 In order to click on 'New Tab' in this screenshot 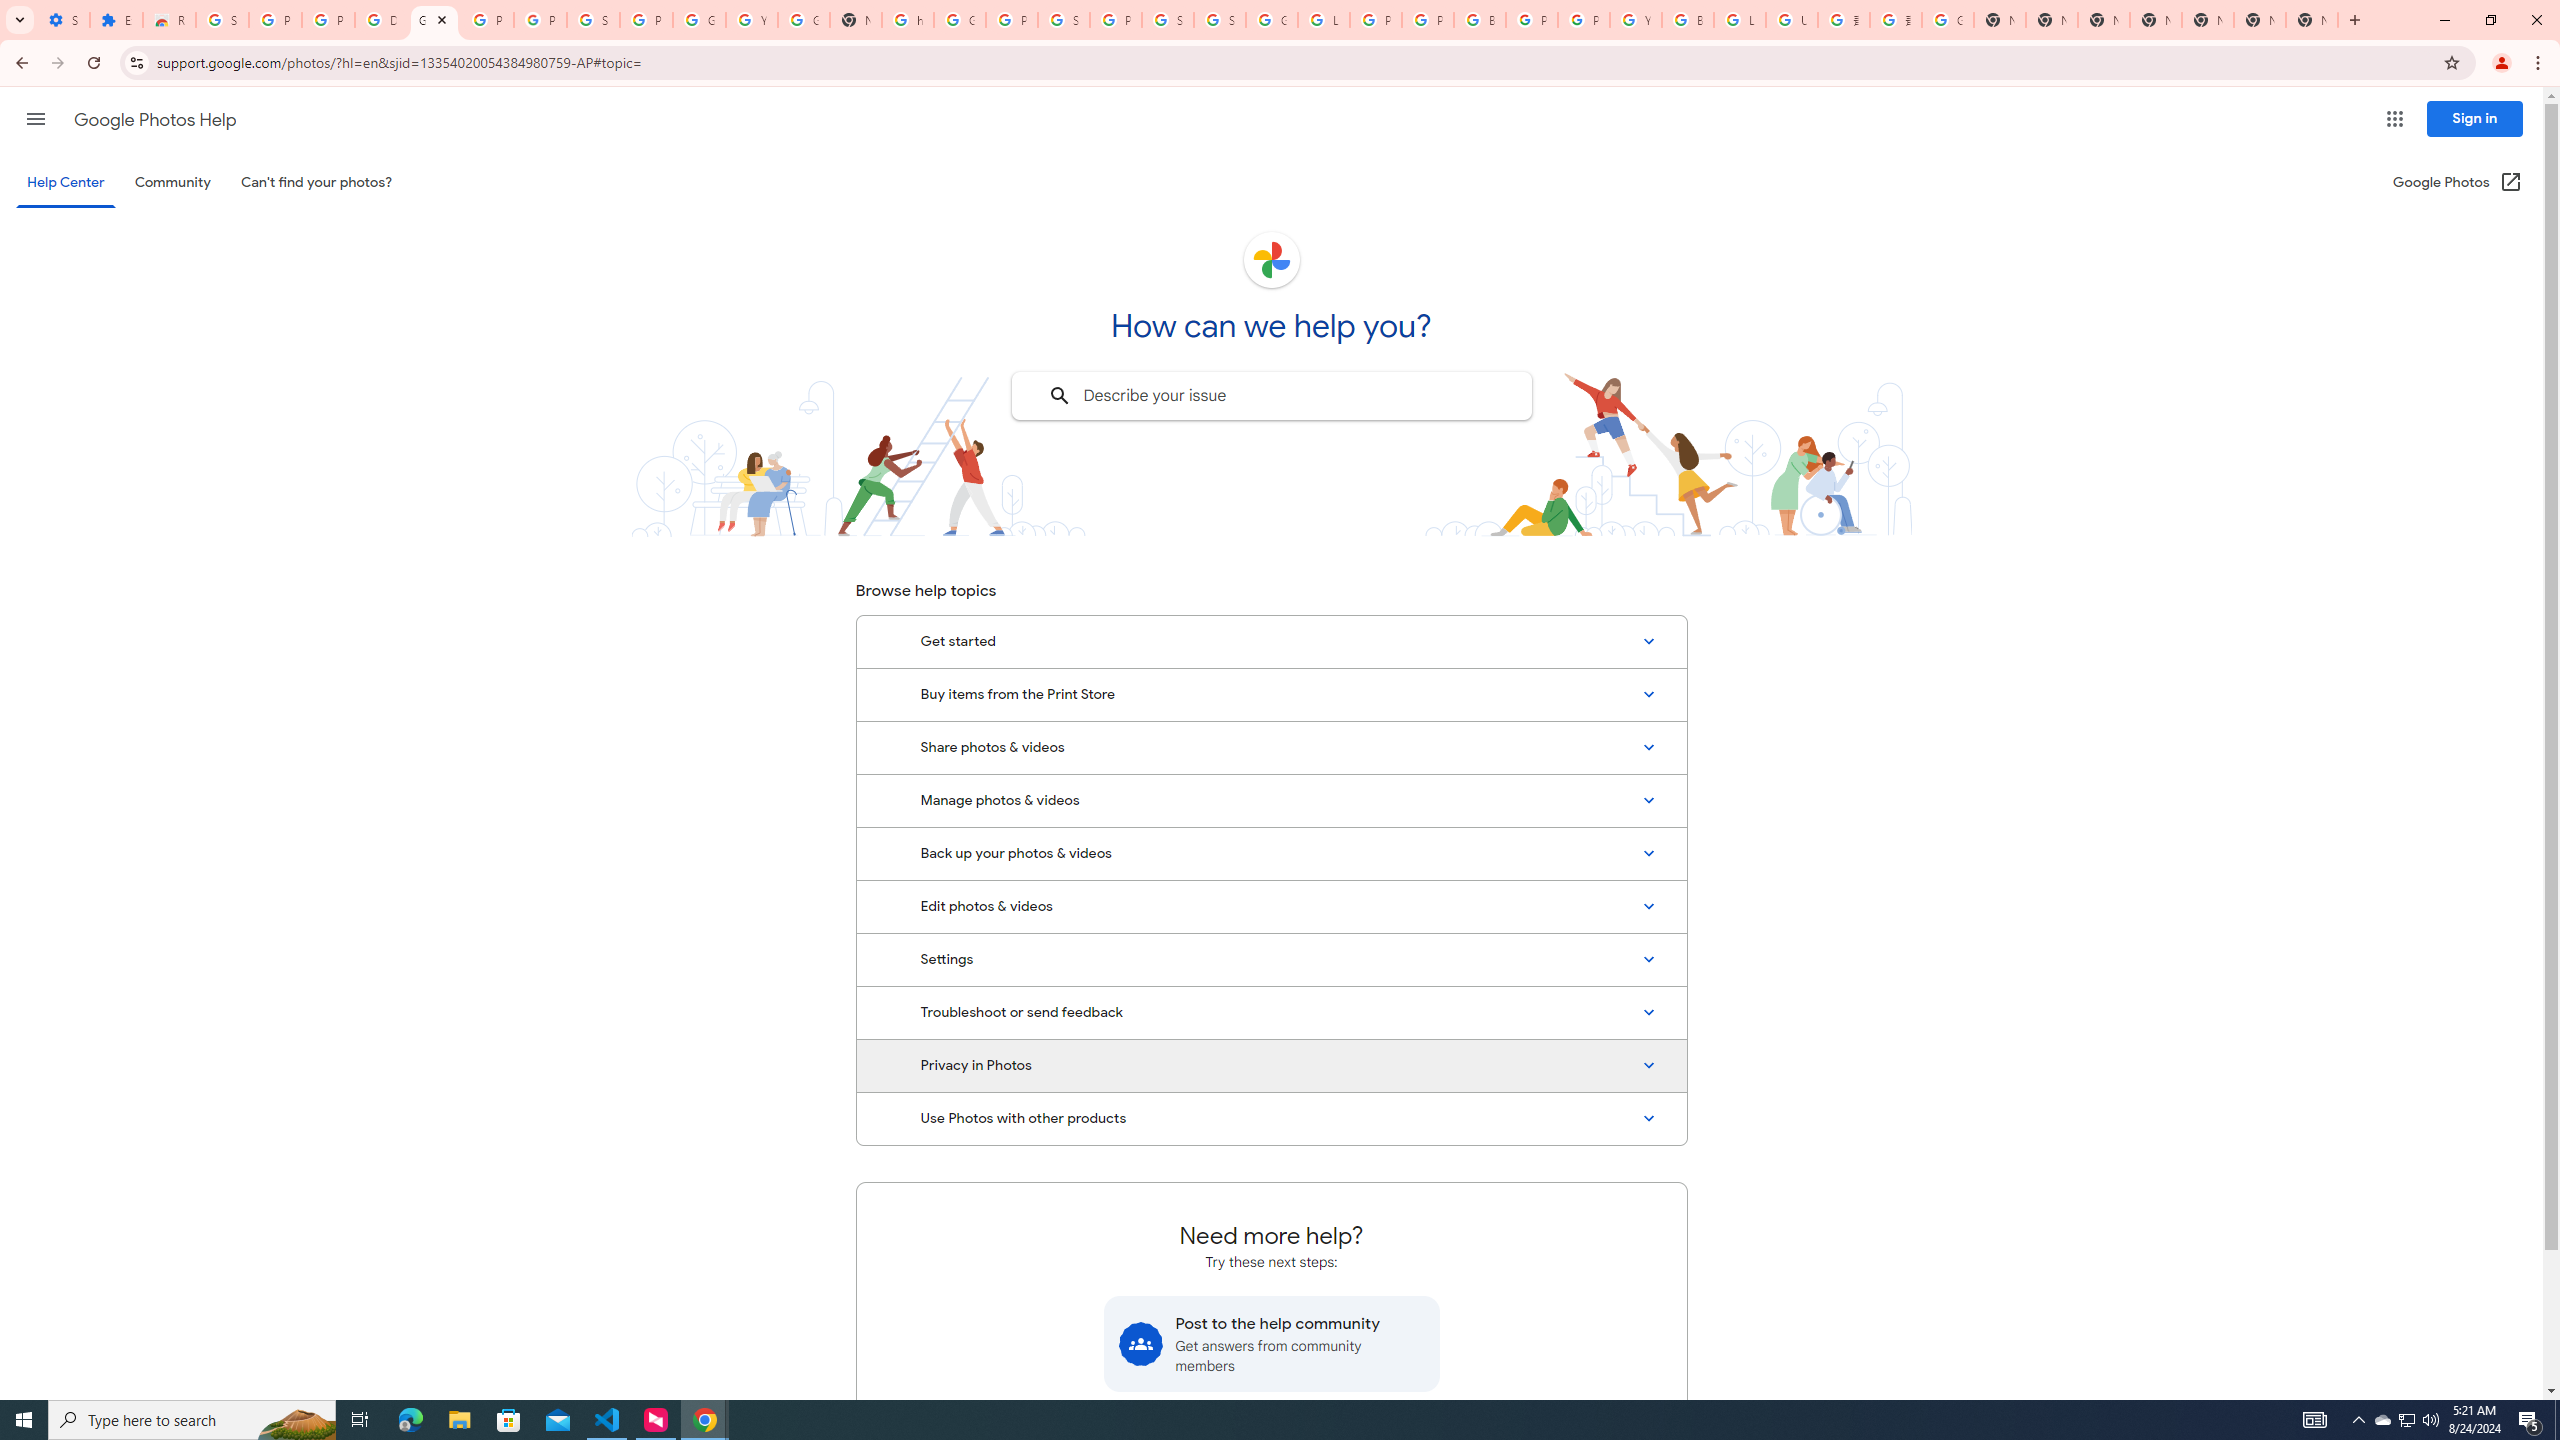, I will do `click(2311, 19)`.